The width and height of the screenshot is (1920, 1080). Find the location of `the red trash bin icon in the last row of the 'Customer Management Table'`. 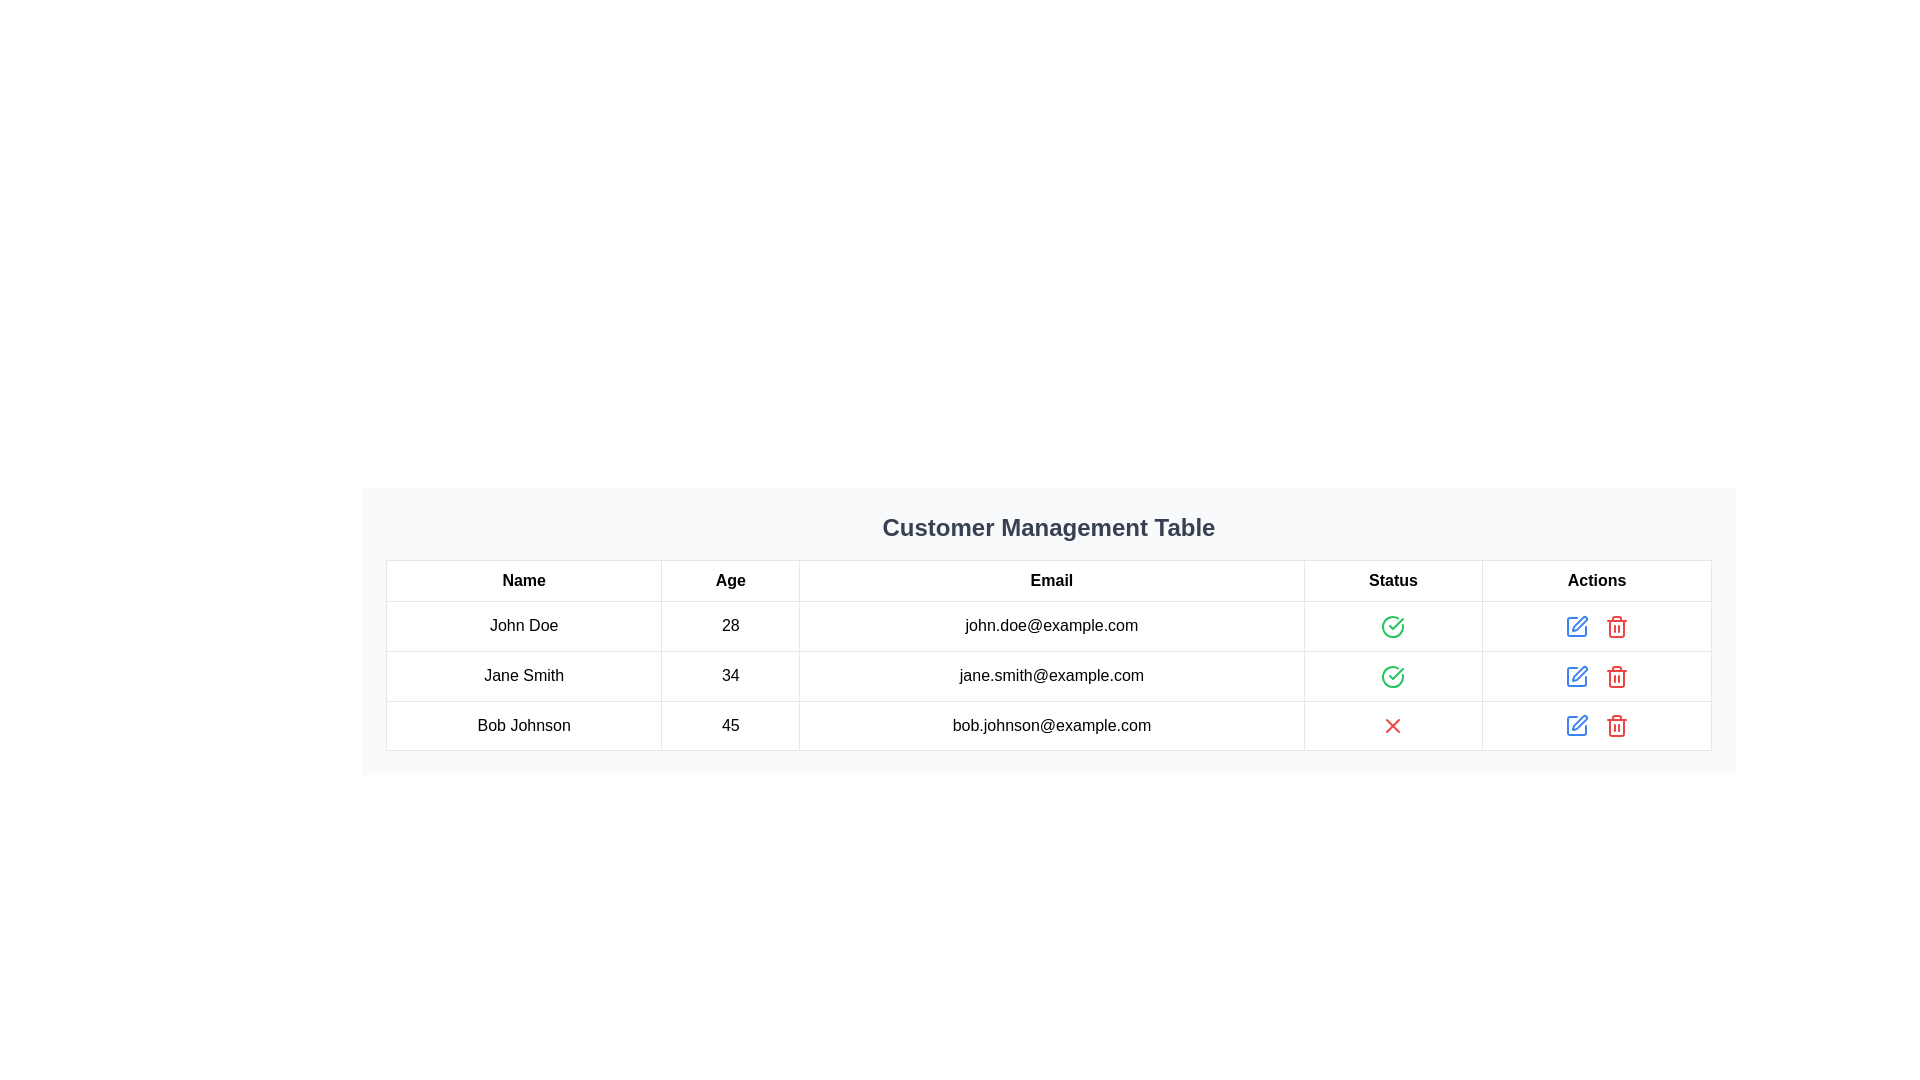

the red trash bin icon in the last row of the 'Customer Management Table' is located at coordinates (1617, 625).